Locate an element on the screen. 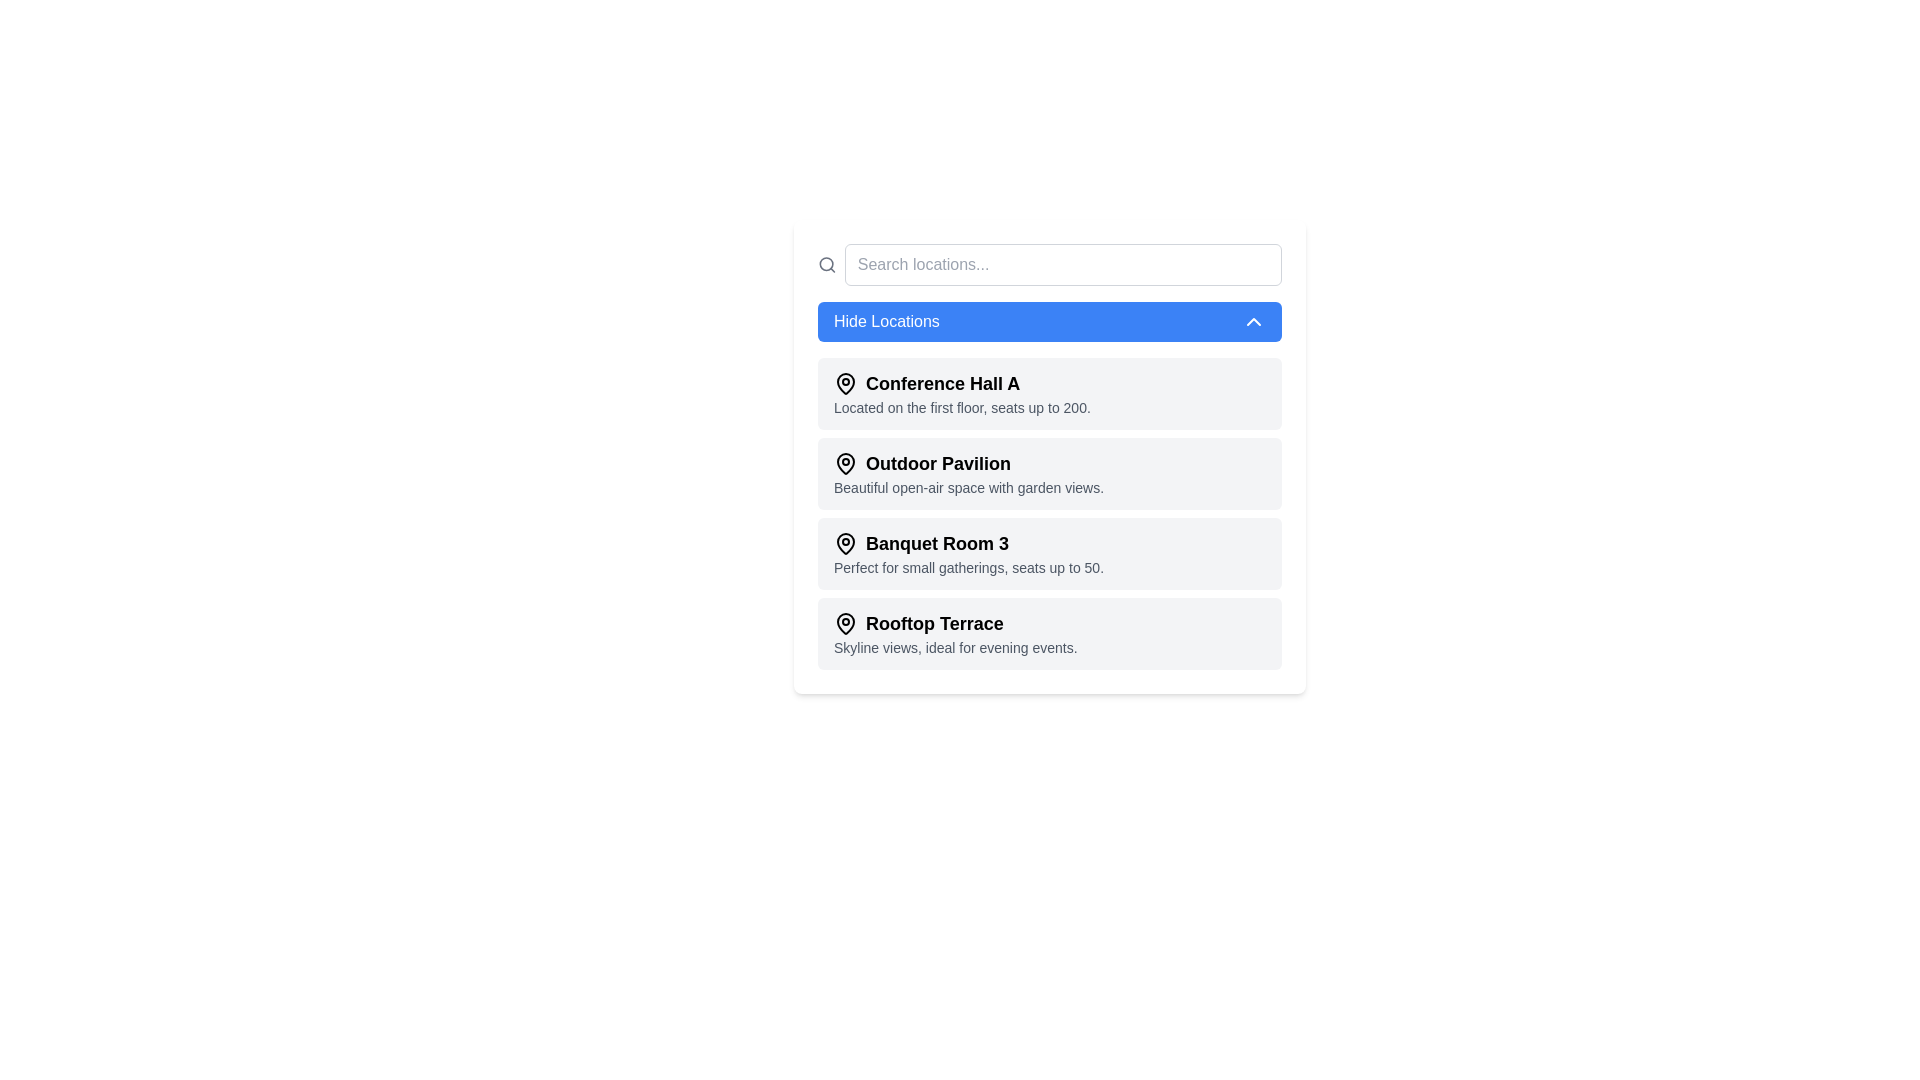 Image resolution: width=1920 pixels, height=1080 pixels. the 'Outdoor Pavilion' text label with the map pin icon is located at coordinates (969, 463).